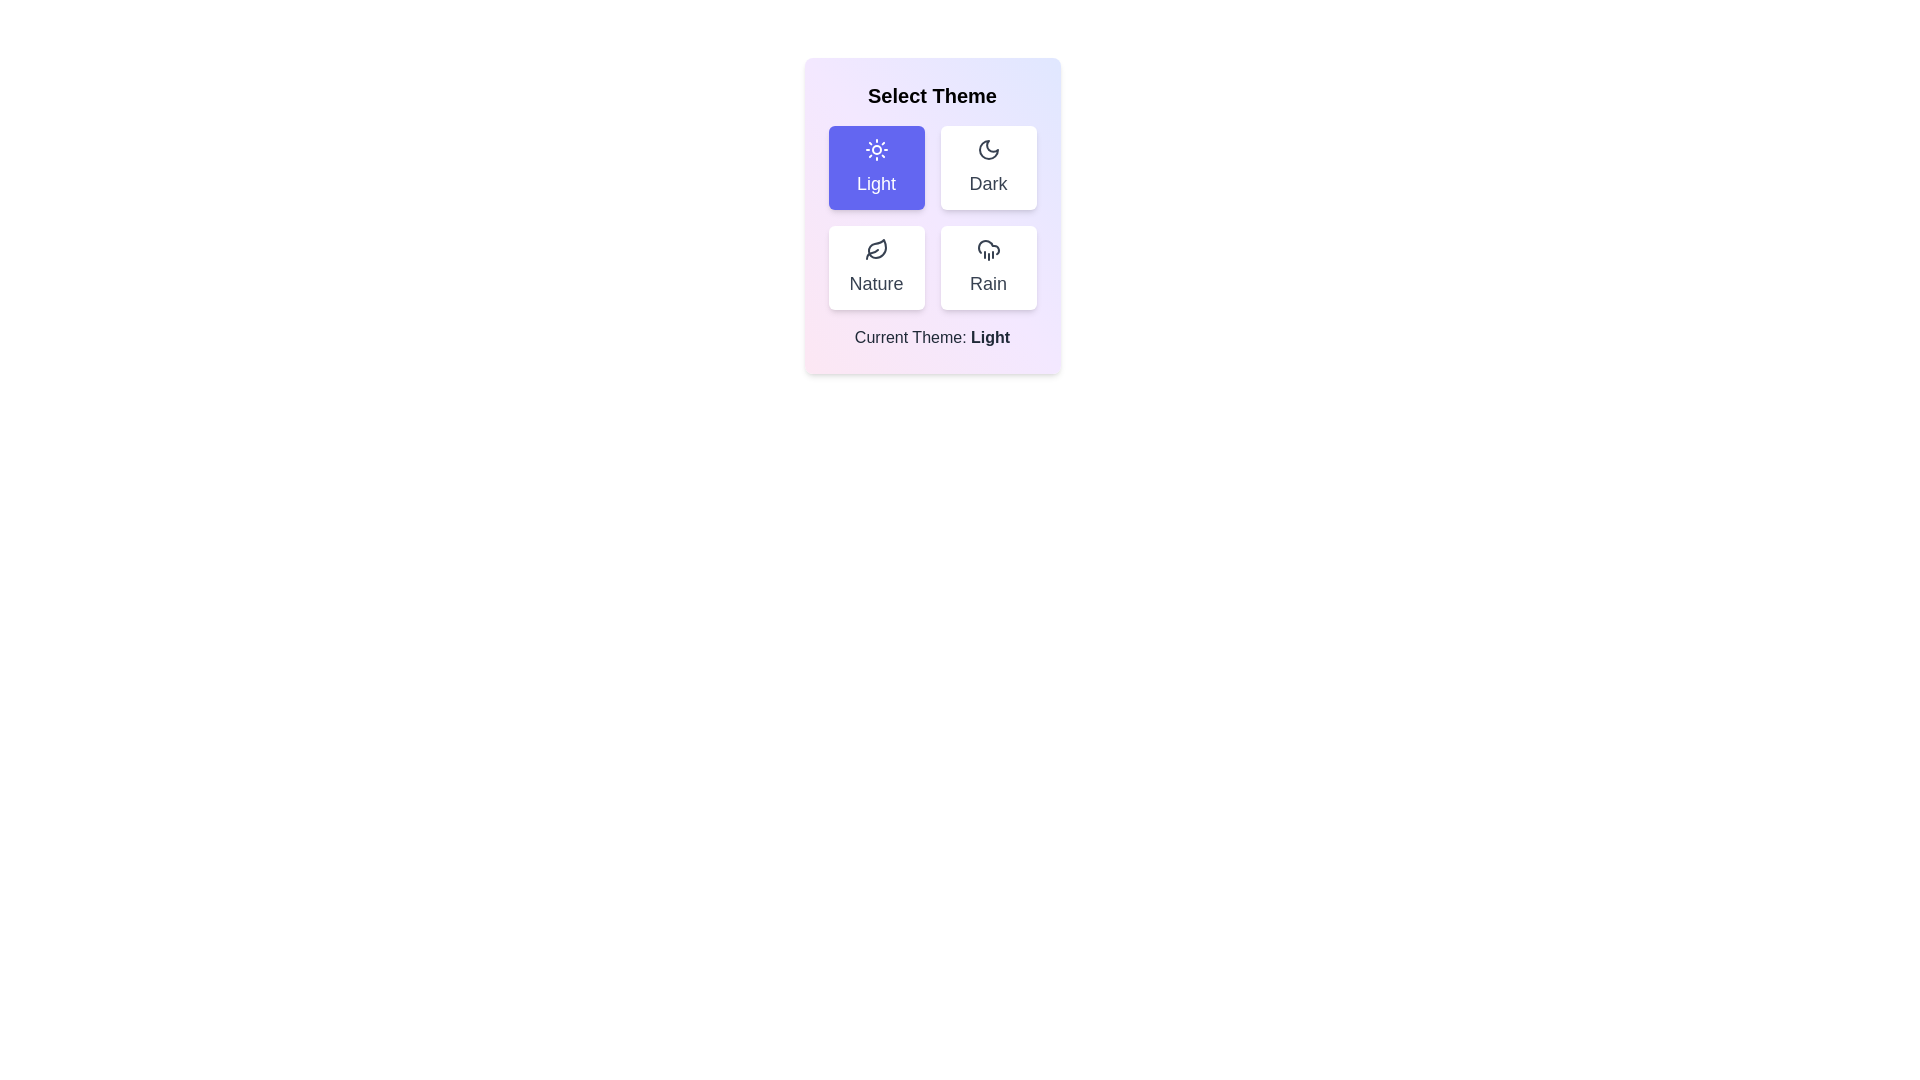 This screenshot has width=1920, height=1080. I want to click on the Light button to see its hover effect, so click(876, 167).